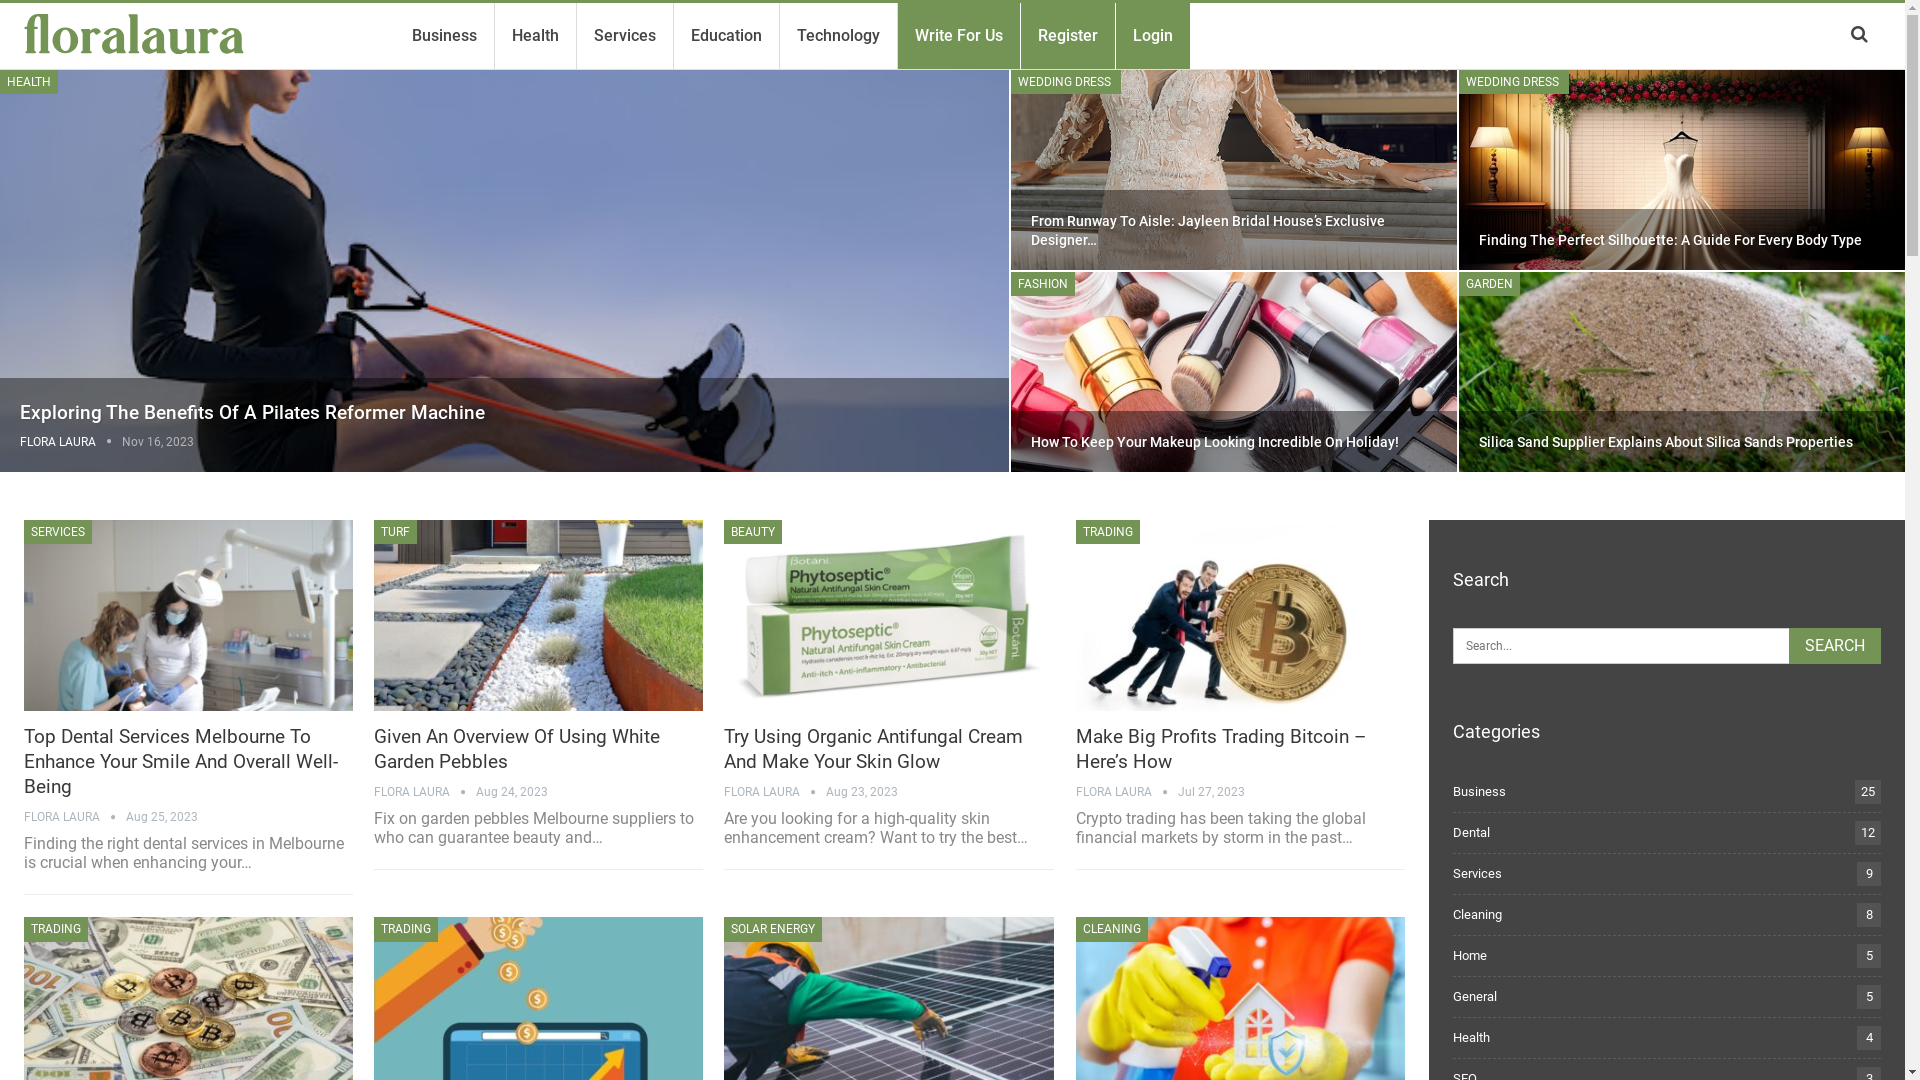 This screenshot has width=1920, height=1080. I want to click on 'TURF', so click(395, 531).